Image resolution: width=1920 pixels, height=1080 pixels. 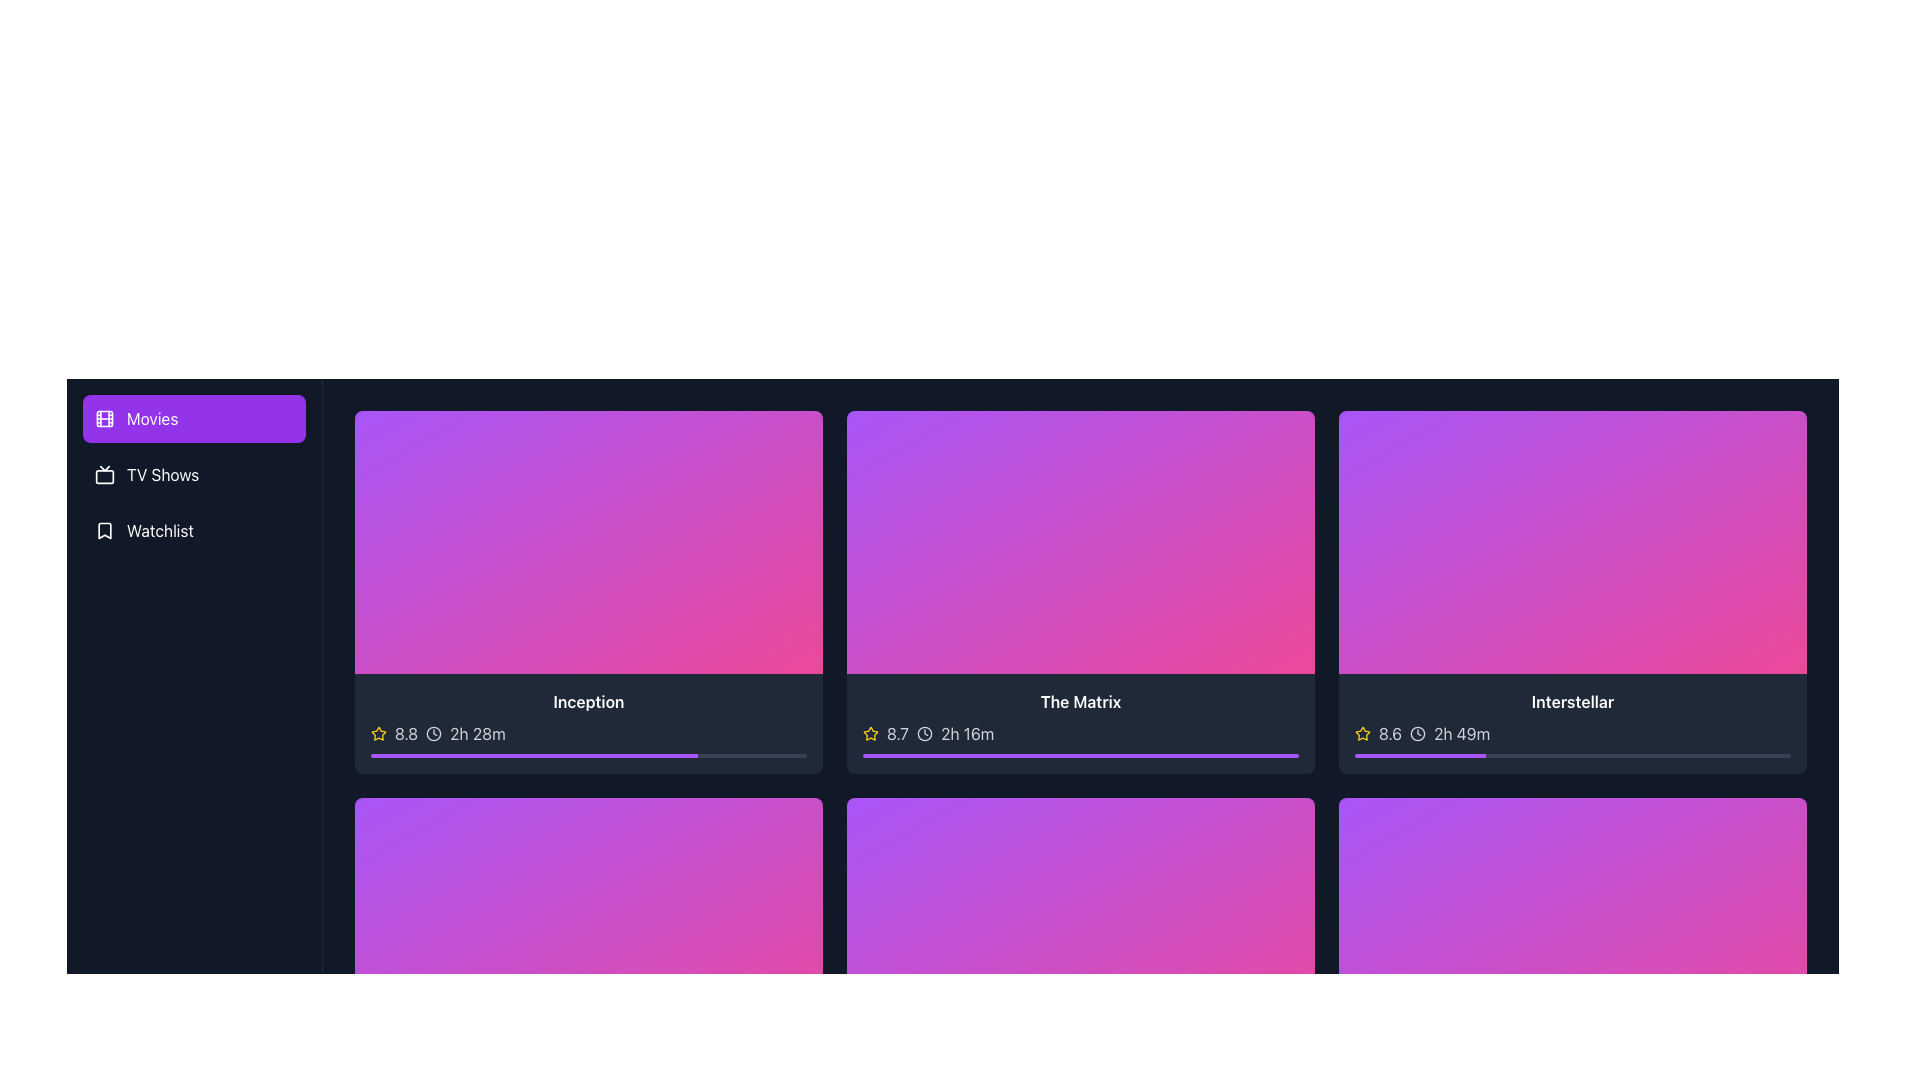 What do you see at coordinates (1079, 701) in the screenshot?
I see `the text label displaying 'The Matrix' in bold white font, which is centrally positioned within a dark rectangular background in the middle card of the first row` at bounding box center [1079, 701].